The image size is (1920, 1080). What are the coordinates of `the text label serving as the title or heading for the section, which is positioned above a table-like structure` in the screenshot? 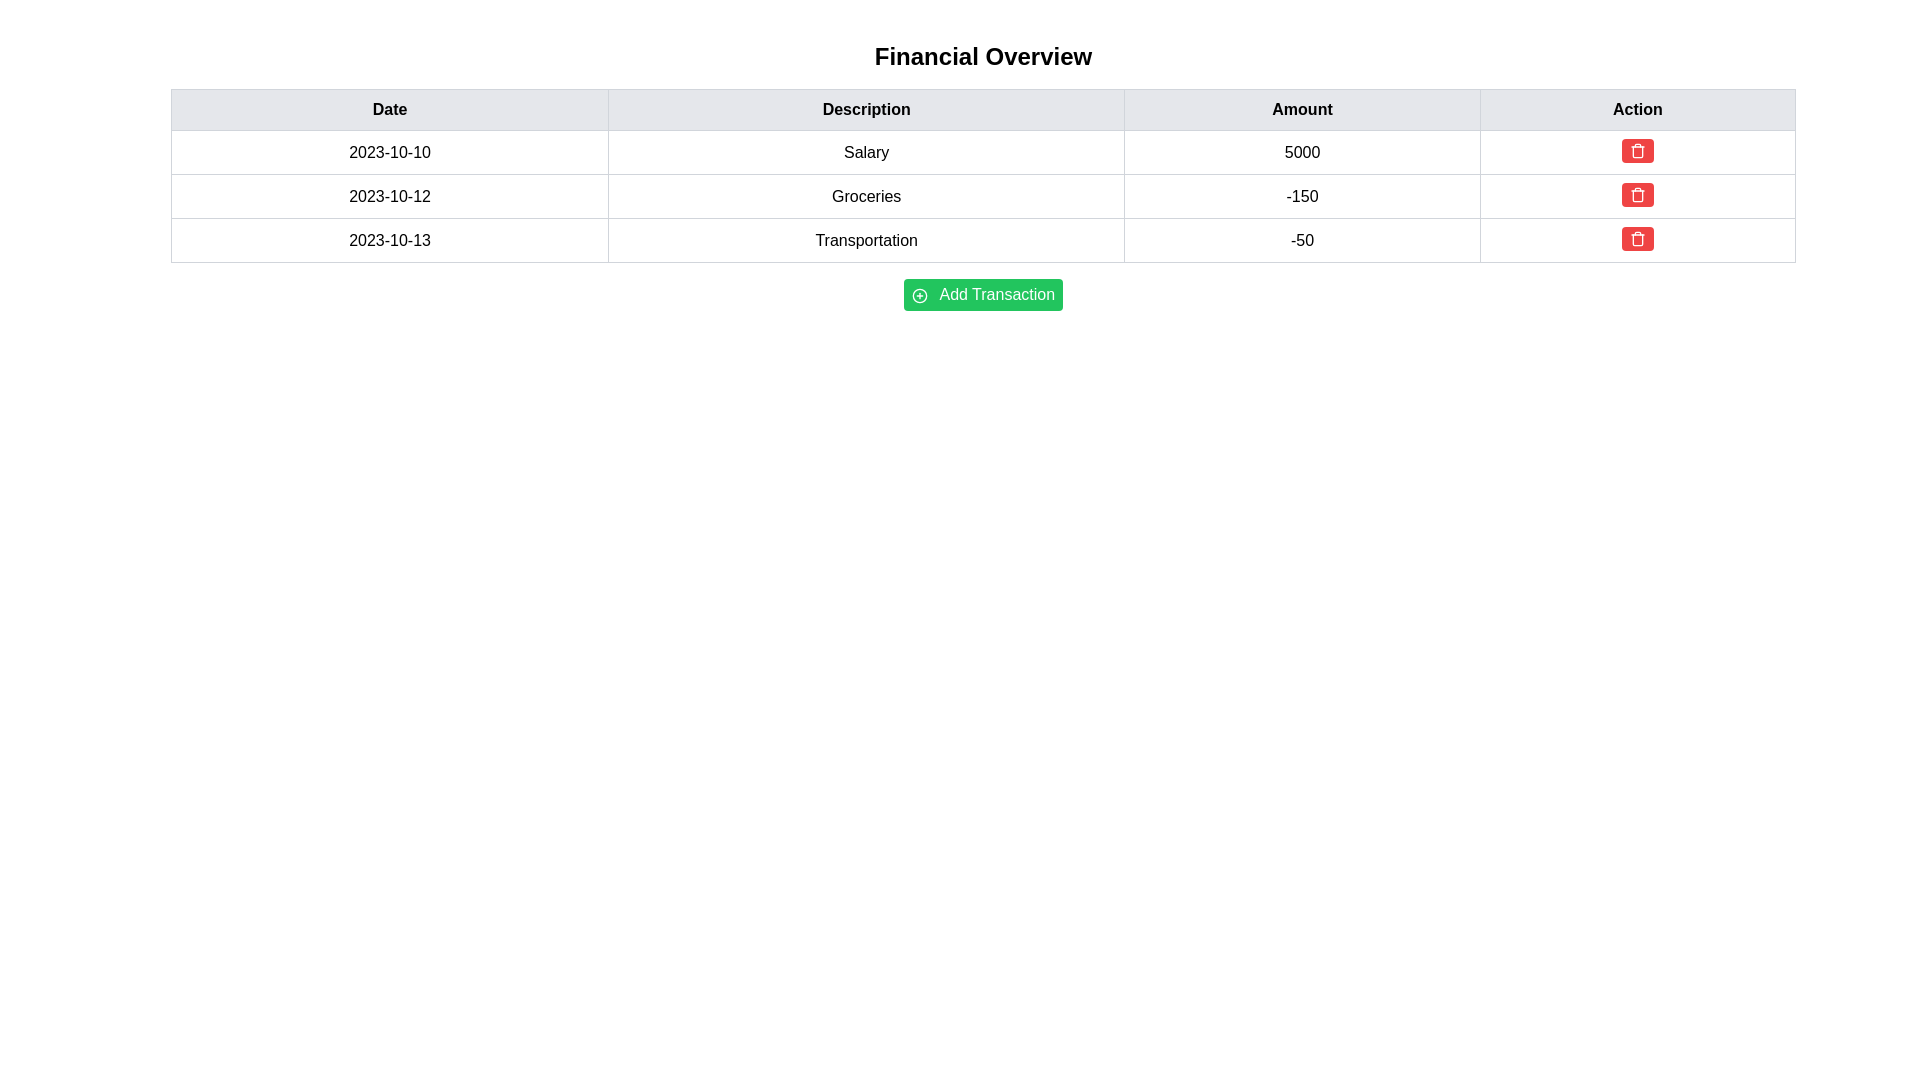 It's located at (983, 56).